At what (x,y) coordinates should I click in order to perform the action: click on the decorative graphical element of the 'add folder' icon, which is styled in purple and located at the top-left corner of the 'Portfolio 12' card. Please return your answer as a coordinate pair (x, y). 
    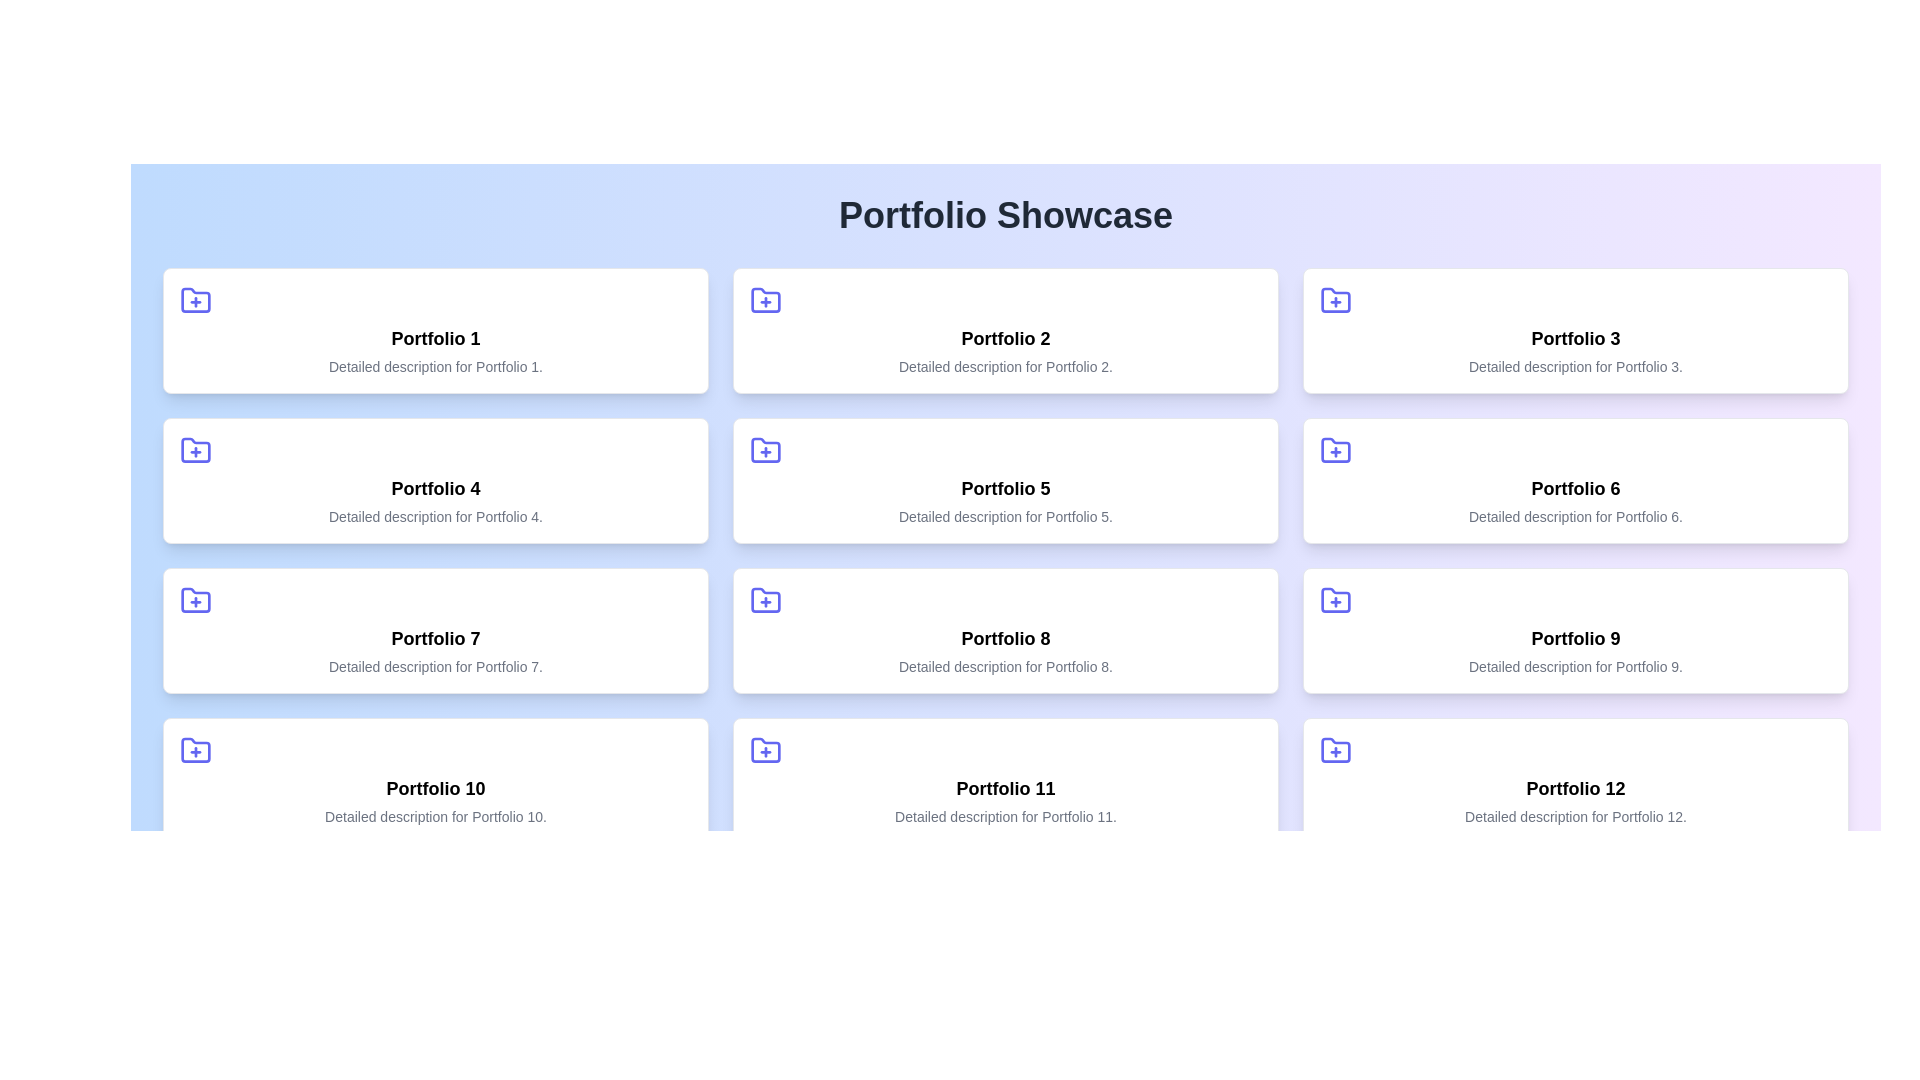
    Looking at the image, I should click on (1335, 749).